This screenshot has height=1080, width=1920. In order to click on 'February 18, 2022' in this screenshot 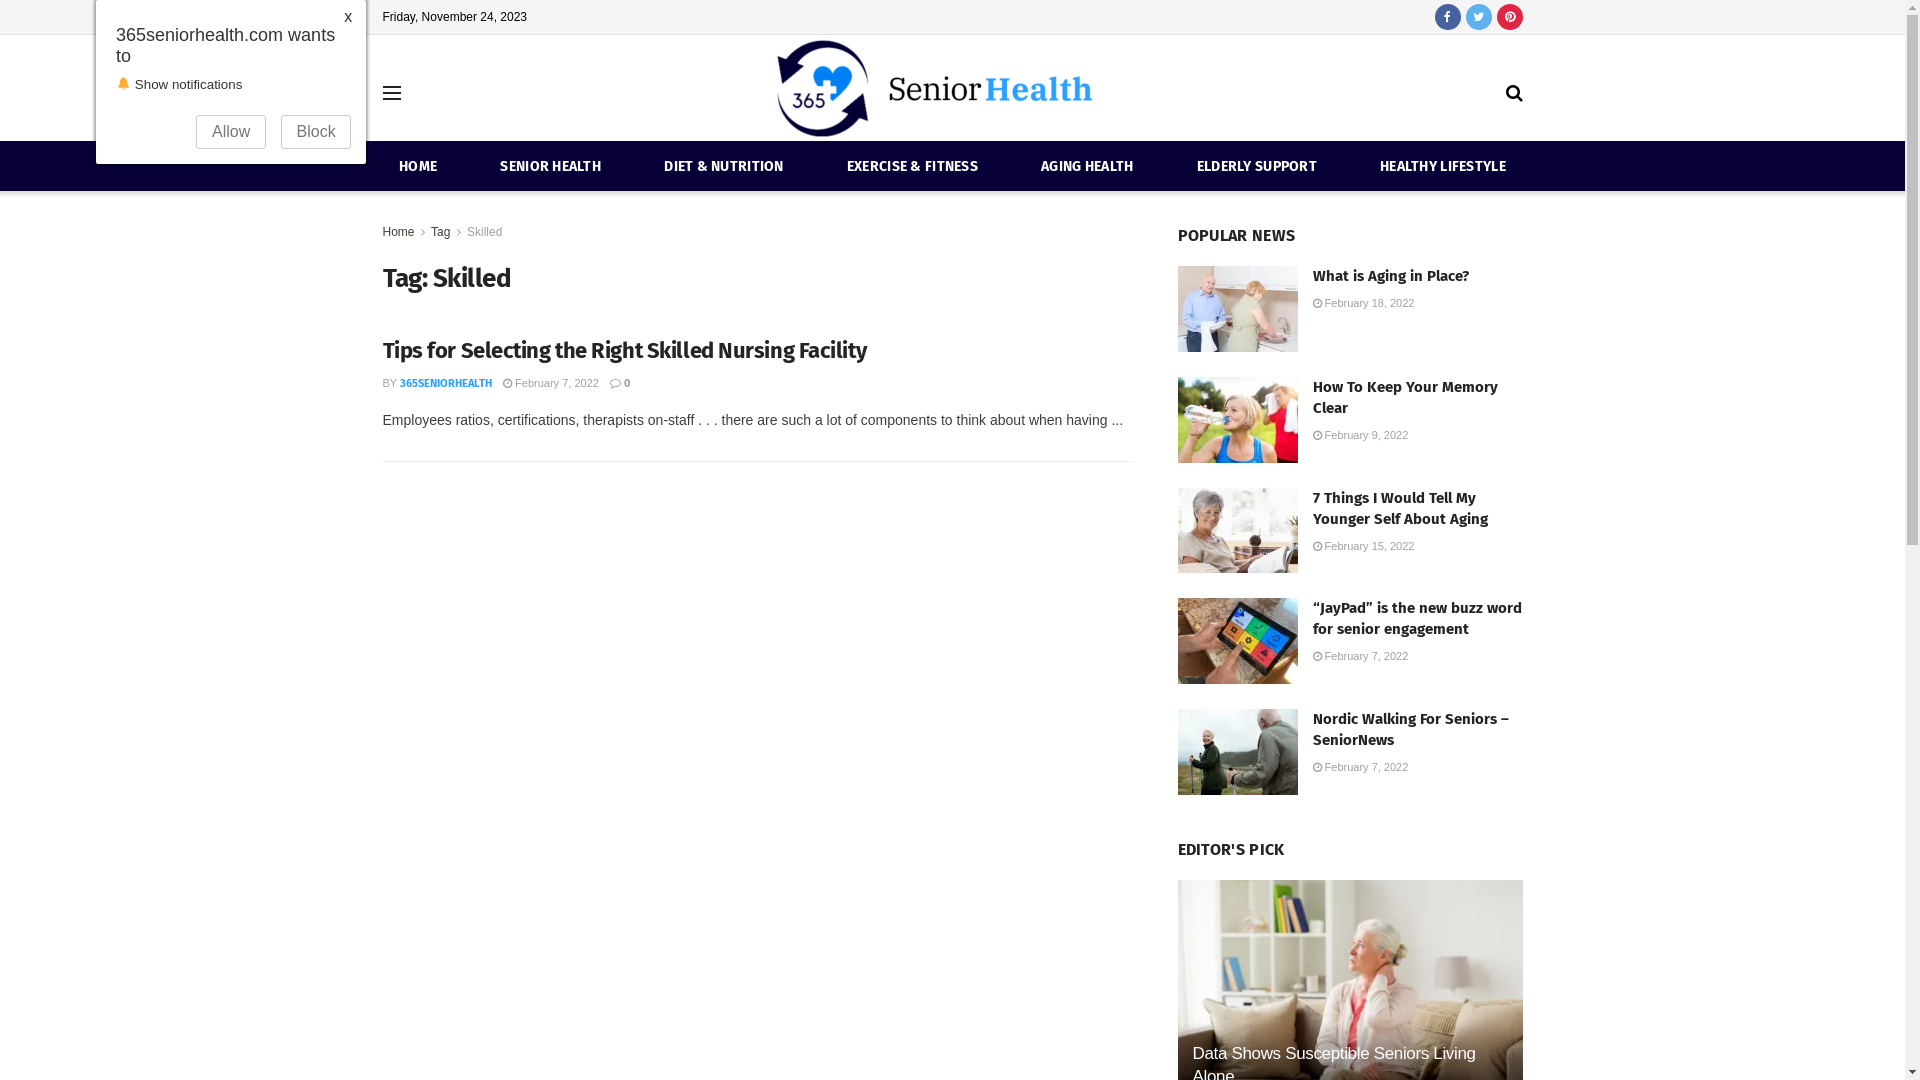, I will do `click(1362, 303)`.